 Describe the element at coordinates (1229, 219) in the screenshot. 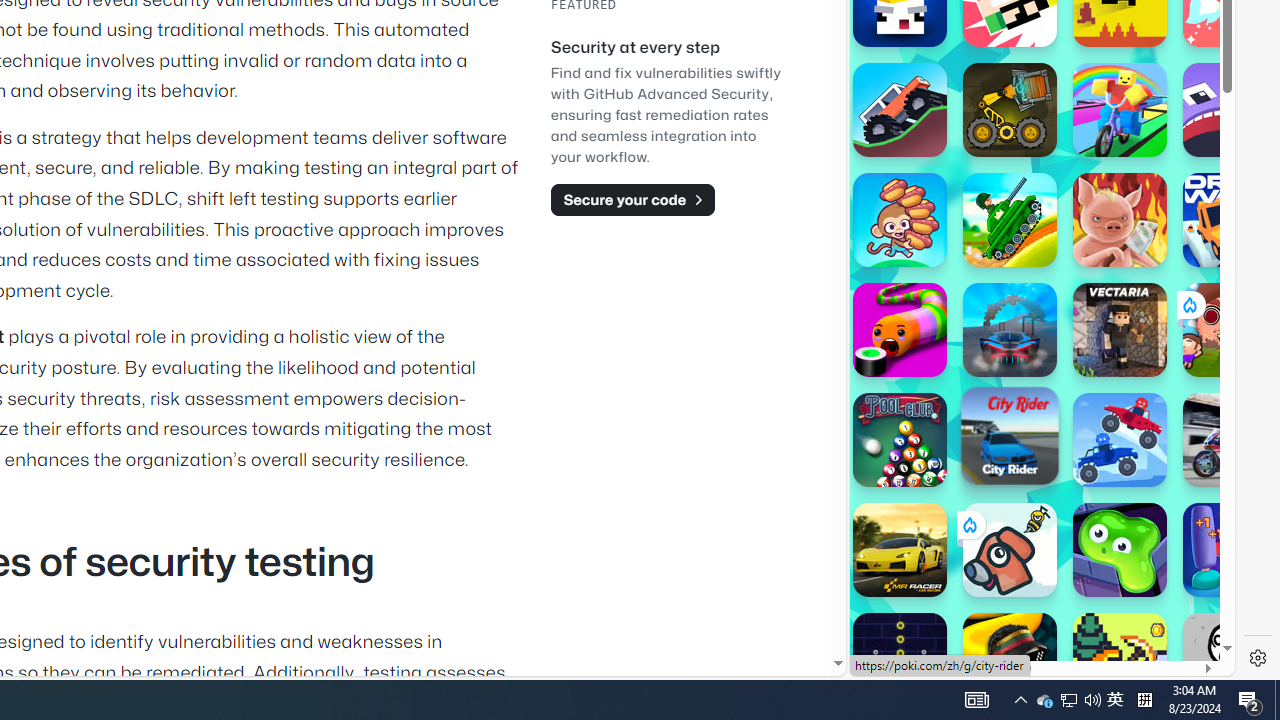

I see `'Driftwave'` at that location.